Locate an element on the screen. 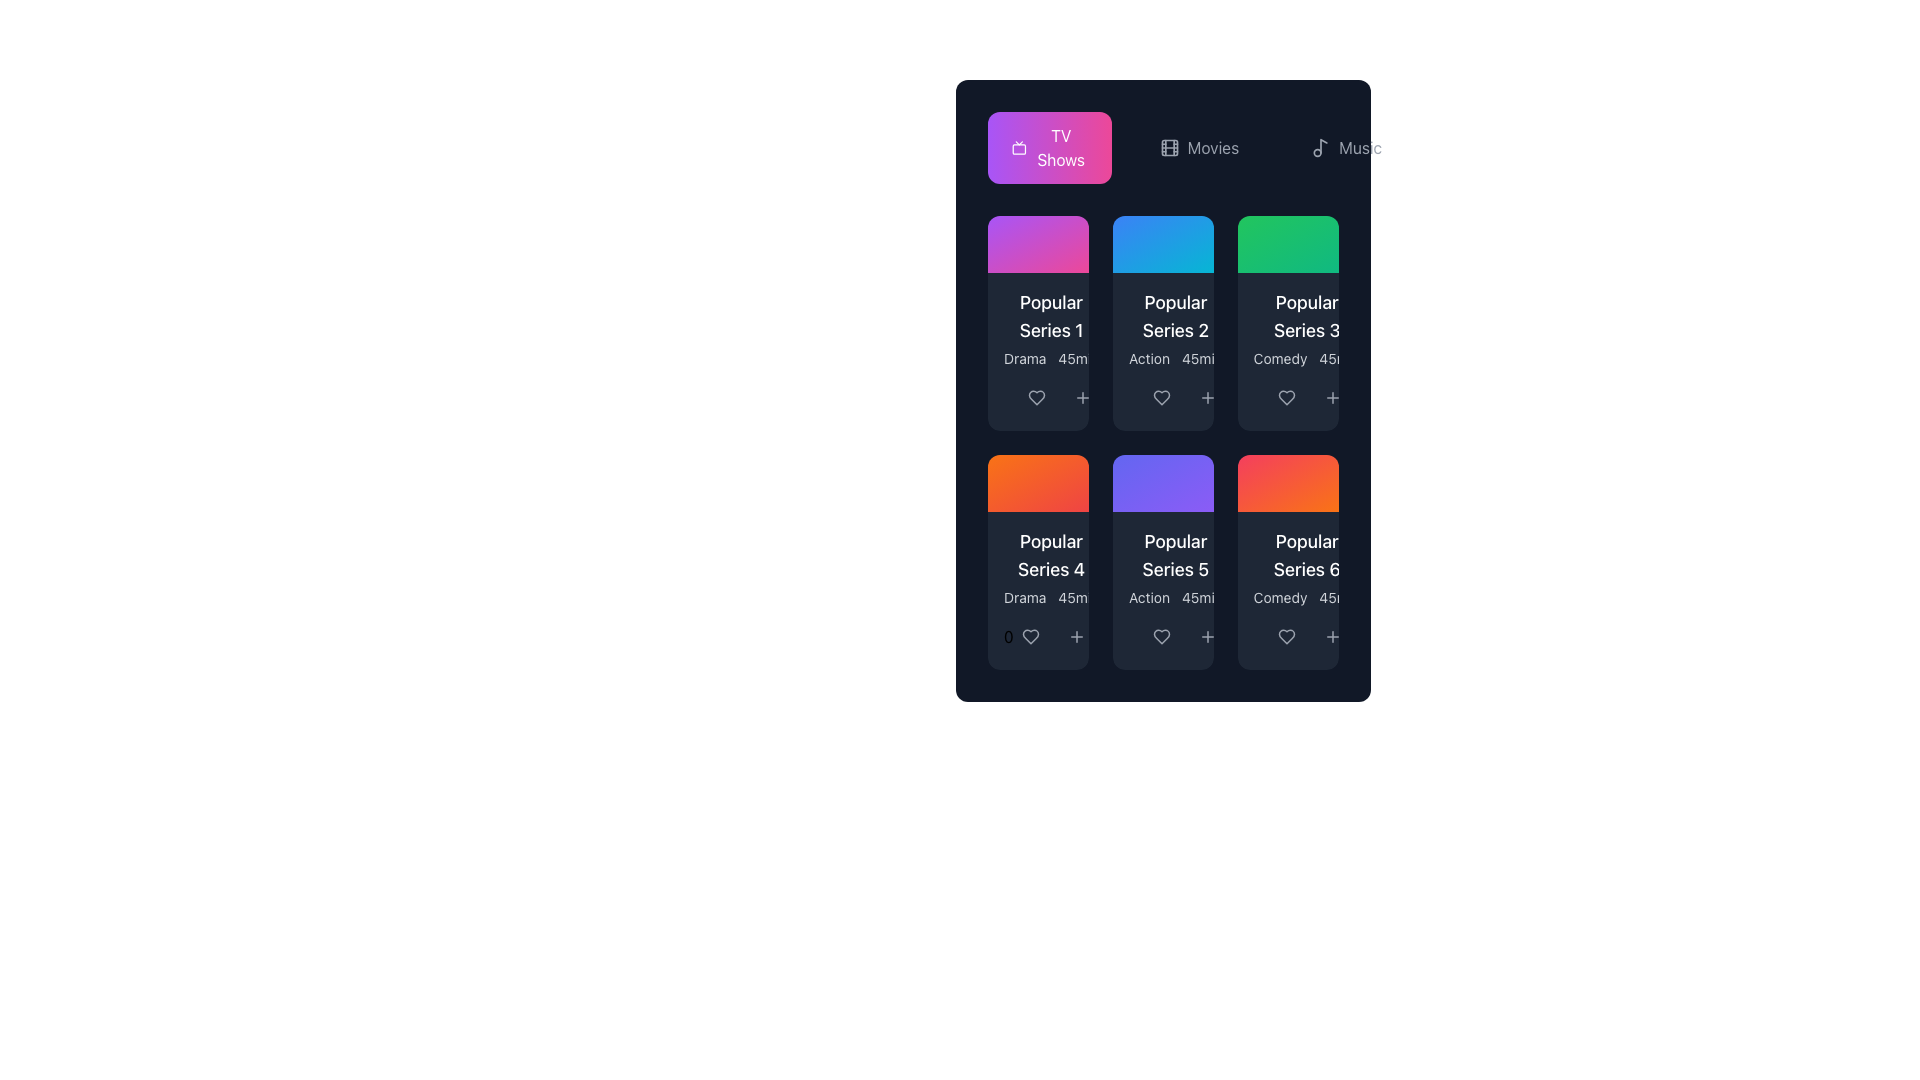  the 'plus' icon button located in the lower-right section of the 'Popular Series 2' card, which features a minimalistic design and transitions from gray to white on hover is located at coordinates (1207, 397).